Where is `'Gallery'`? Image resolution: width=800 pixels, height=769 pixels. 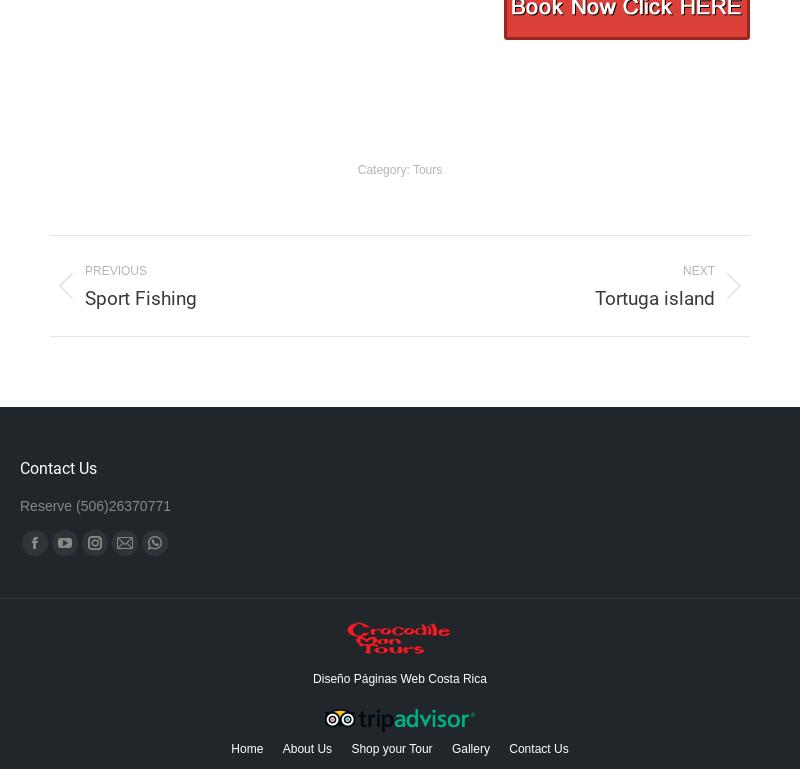
'Gallery' is located at coordinates (470, 748).